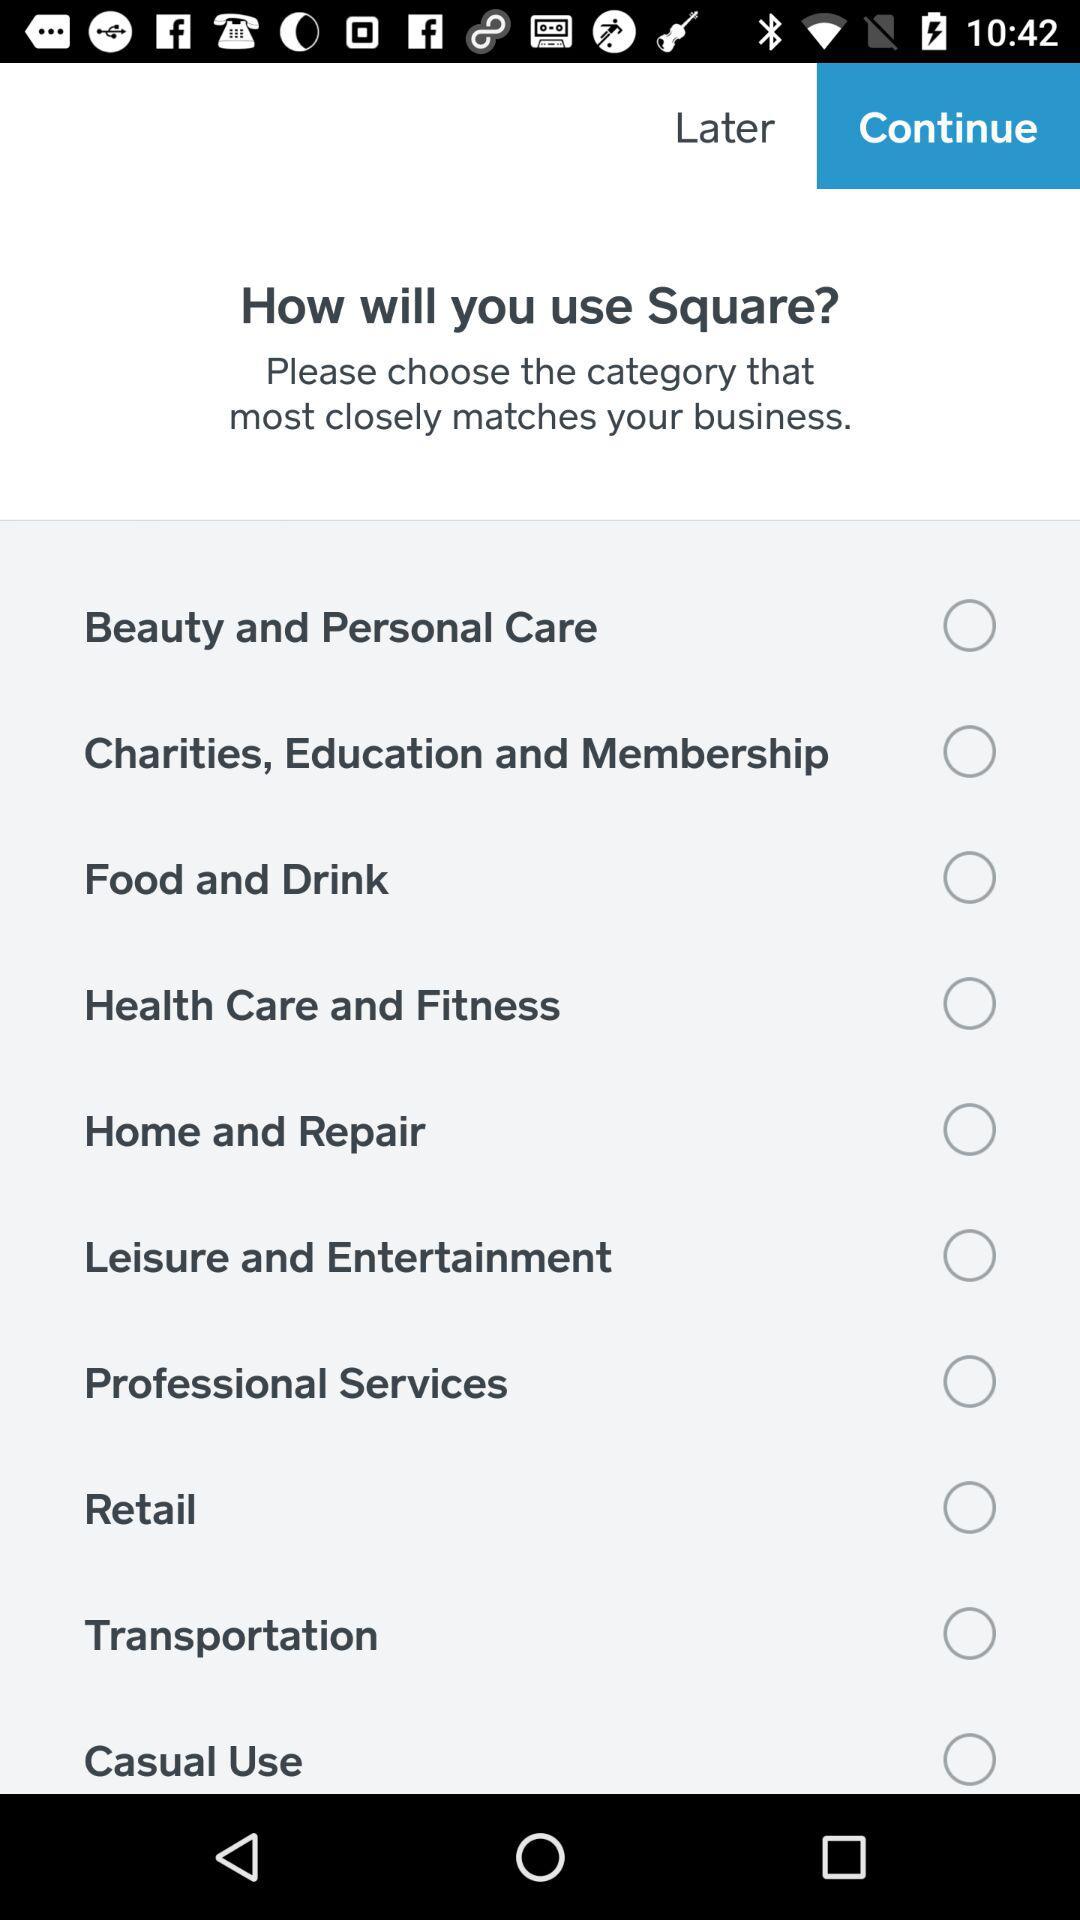  What do you see at coordinates (540, 624) in the screenshot?
I see `icon above charities education and item` at bounding box center [540, 624].